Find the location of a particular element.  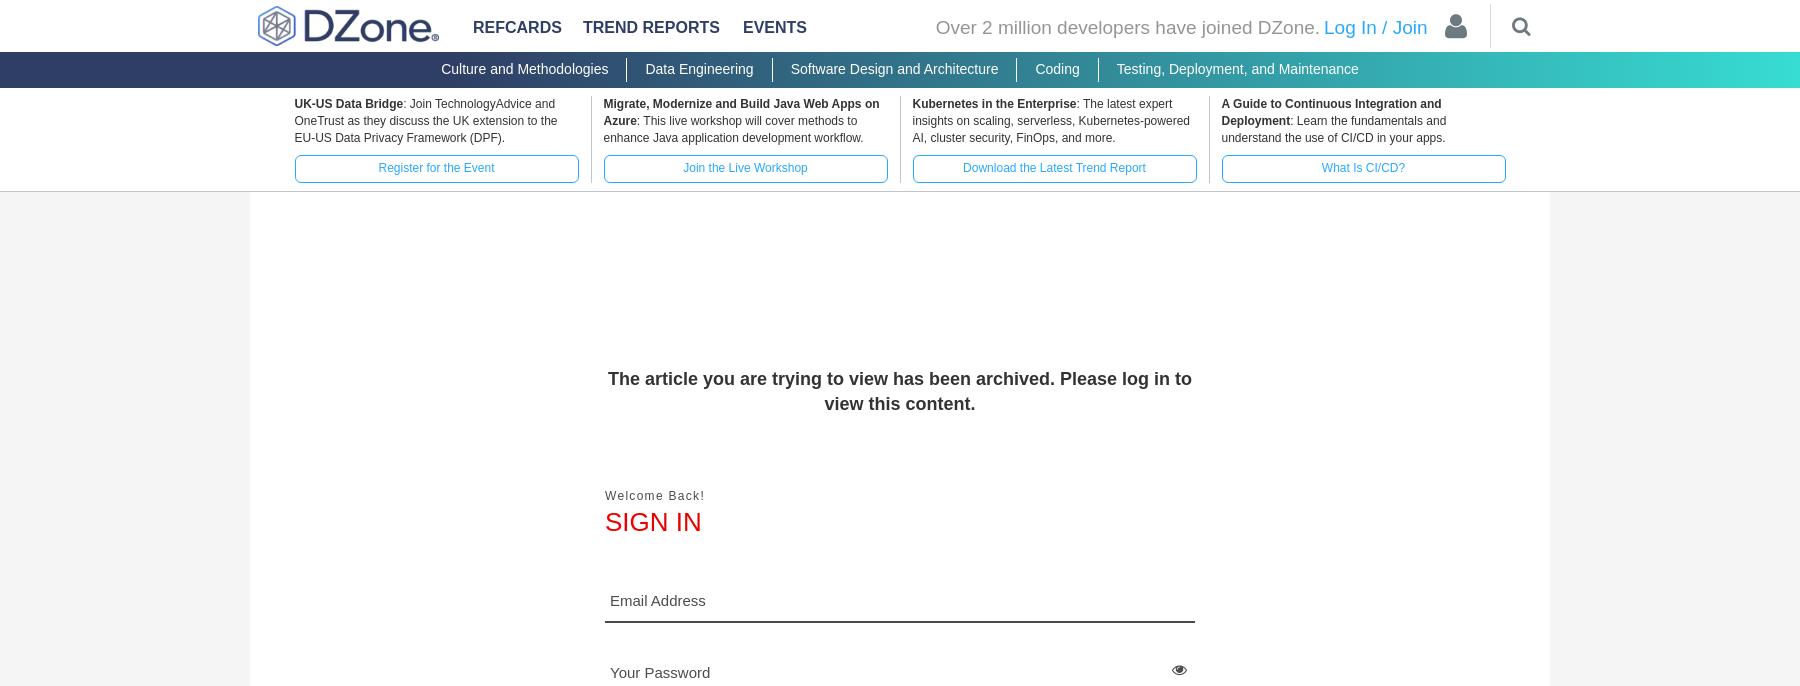

': This live workshop will cover methods to enhance Java application development workflow.' is located at coordinates (731, 129).